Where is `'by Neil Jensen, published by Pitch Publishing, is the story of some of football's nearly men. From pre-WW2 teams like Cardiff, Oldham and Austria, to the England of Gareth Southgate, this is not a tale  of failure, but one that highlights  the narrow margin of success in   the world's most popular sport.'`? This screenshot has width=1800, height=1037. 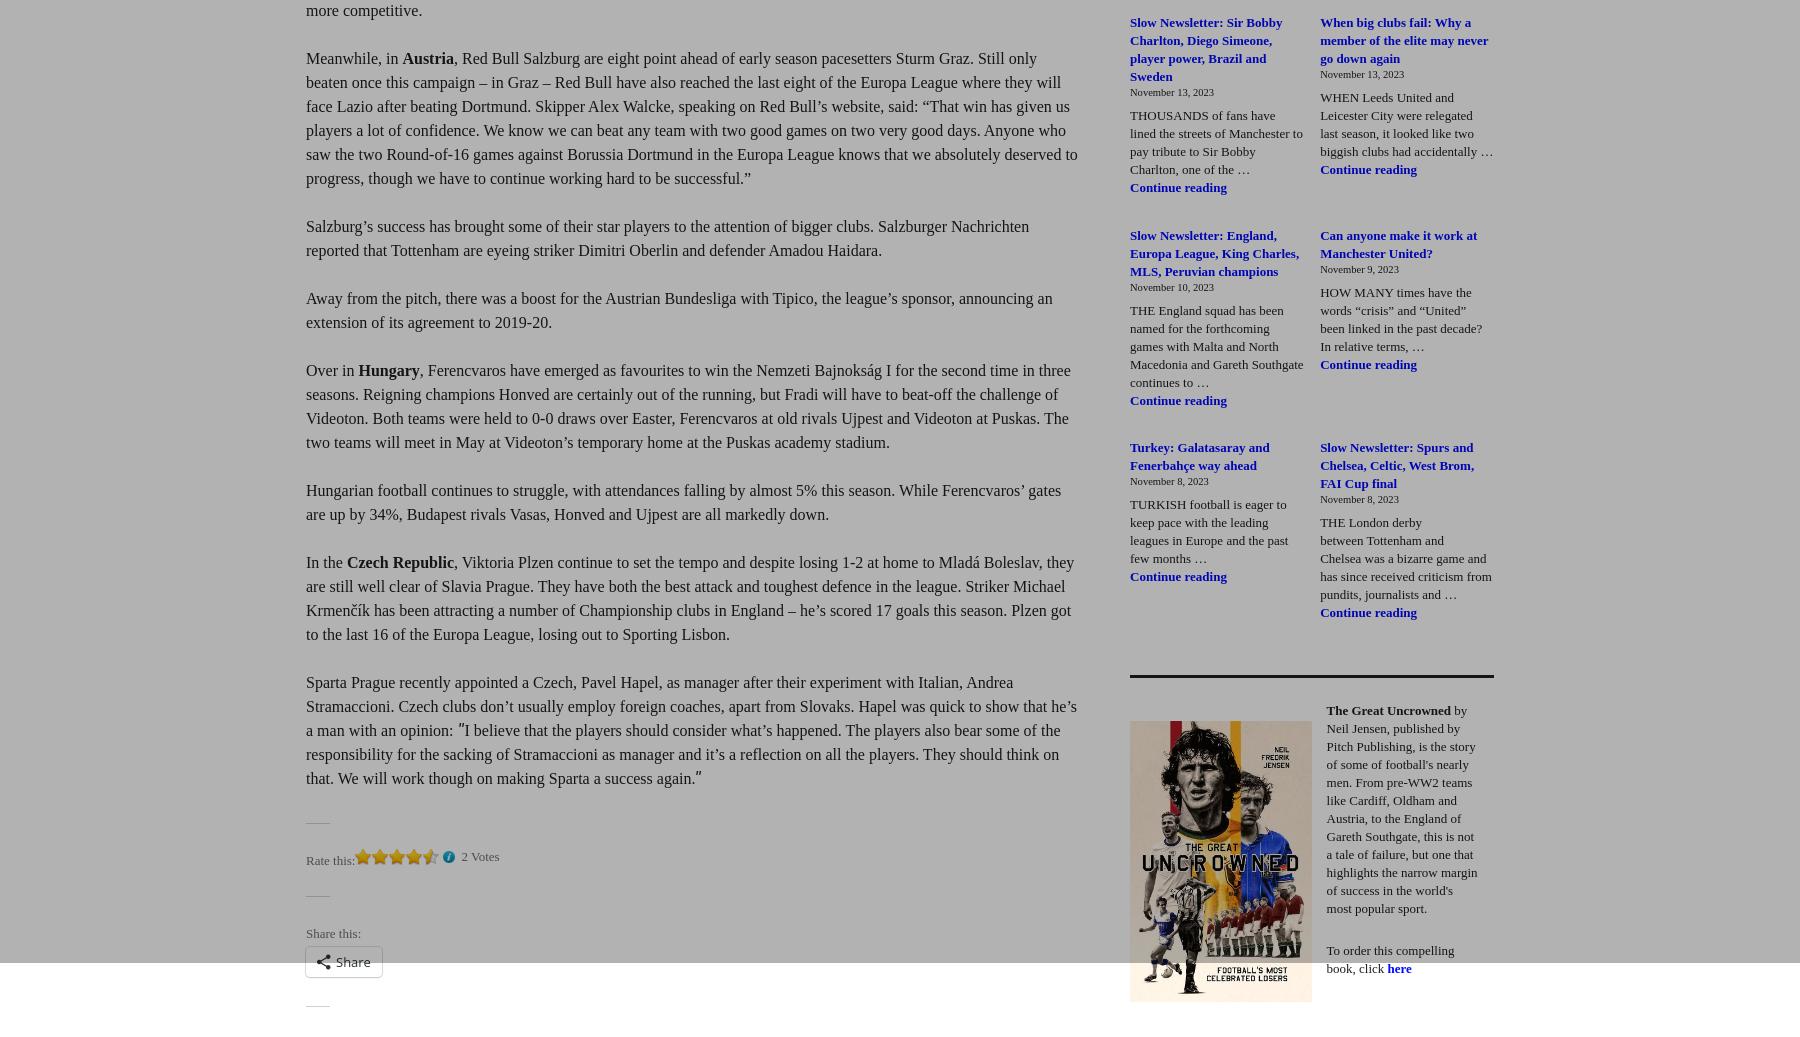 'by Neil Jensen, published by Pitch Publishing, is the story of some of football's nearly men. From pre-WW2 teams like Cardiff, Oldham and Austria, to the England of Gareth Southgate, this is not a tale  of failure, but one that highlights  the narrow margin of success in   the world's most popular sport.' is located at coordinates (1326, 809).